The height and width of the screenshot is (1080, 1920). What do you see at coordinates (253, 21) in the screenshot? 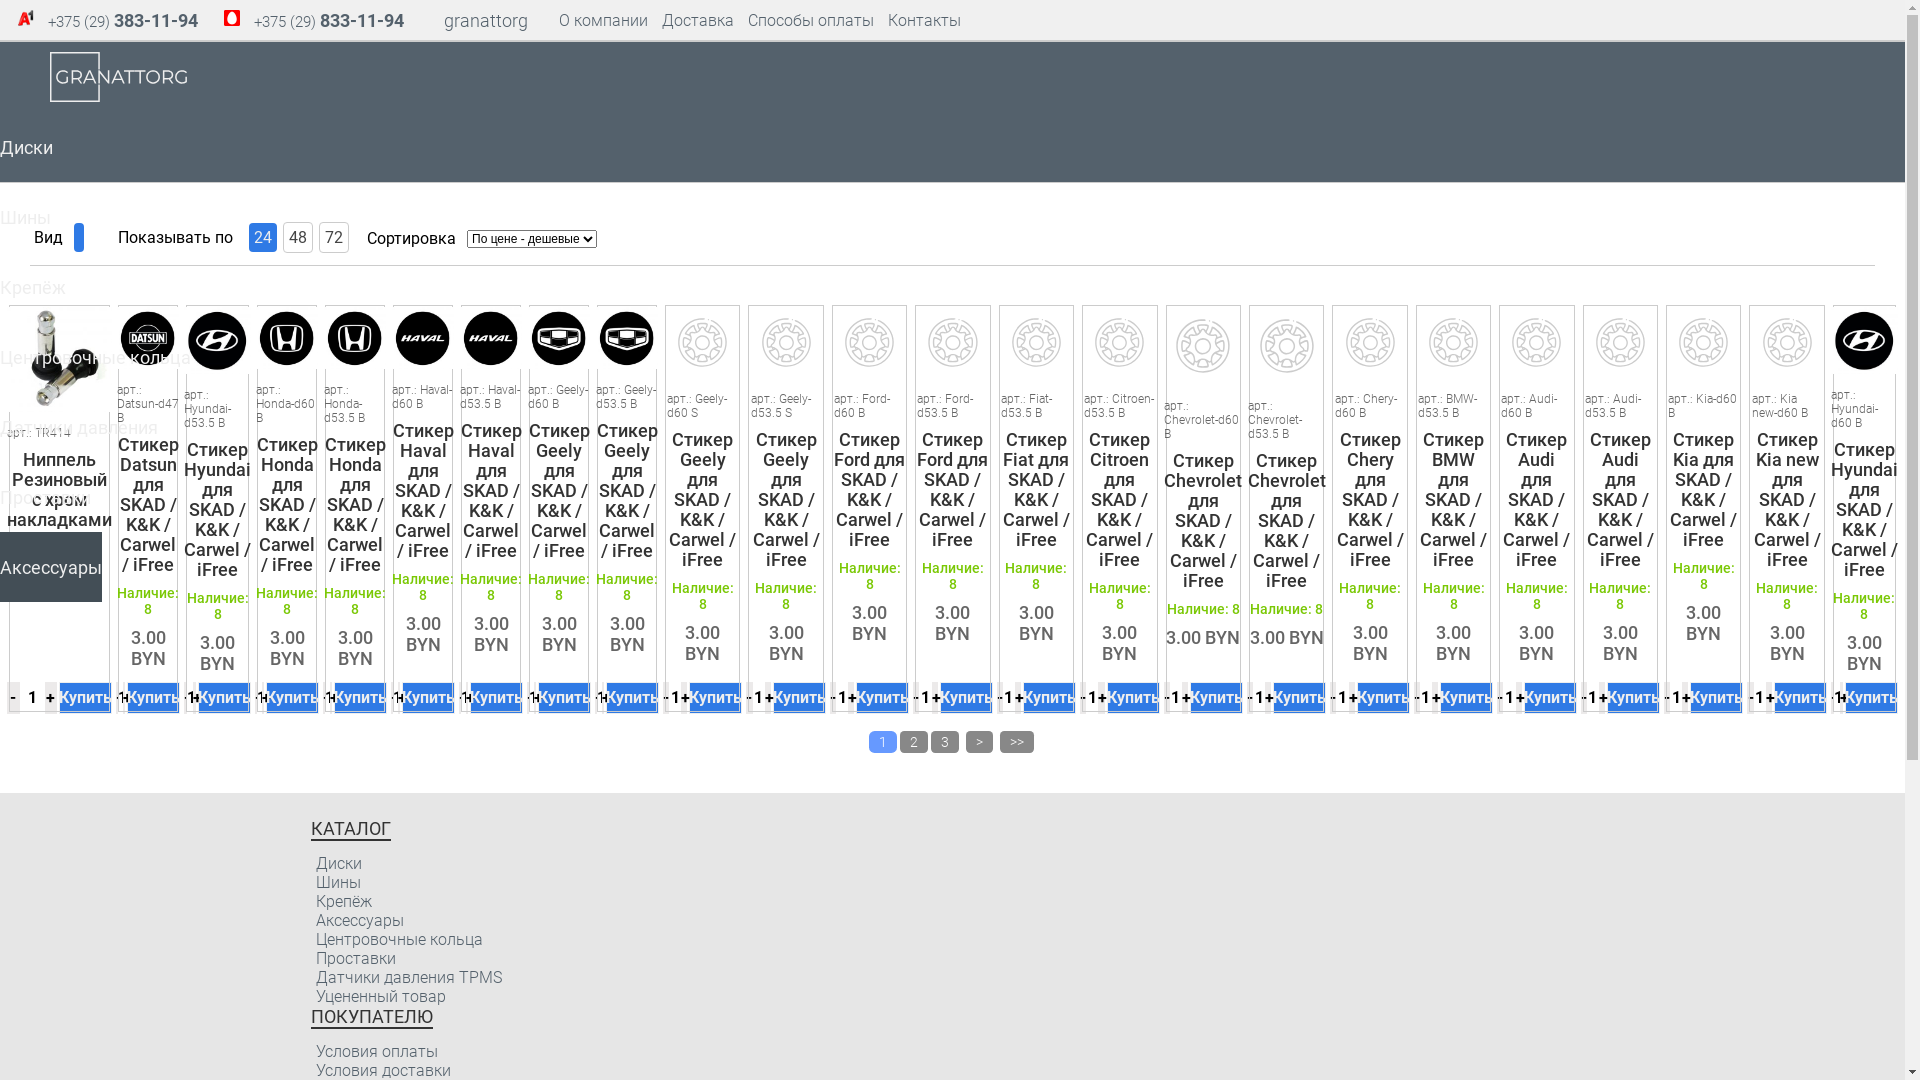
I see `'+375 (29) 833-11-94'` at bounding box center [253, 21].